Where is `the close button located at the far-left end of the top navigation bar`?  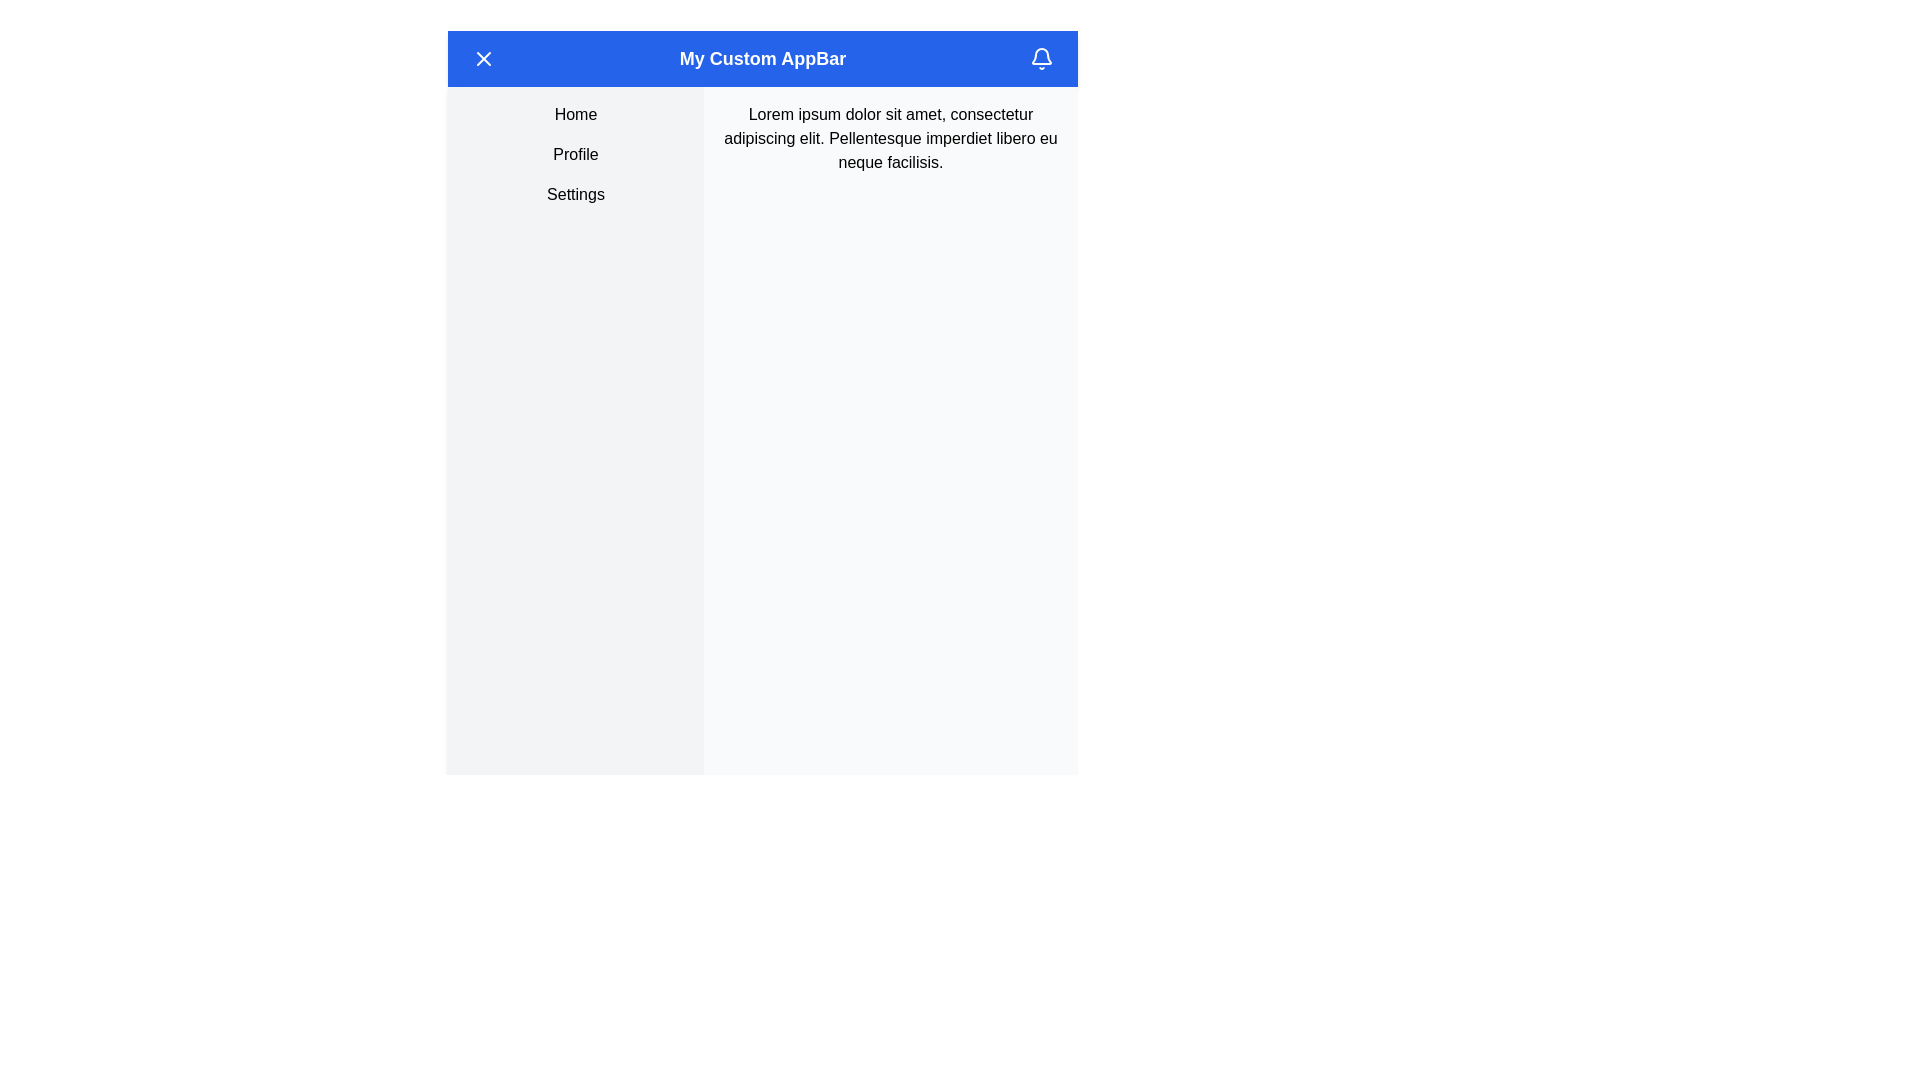 the close button located at the far-left end of the top navigation bar is located at coordinates (484, 57).